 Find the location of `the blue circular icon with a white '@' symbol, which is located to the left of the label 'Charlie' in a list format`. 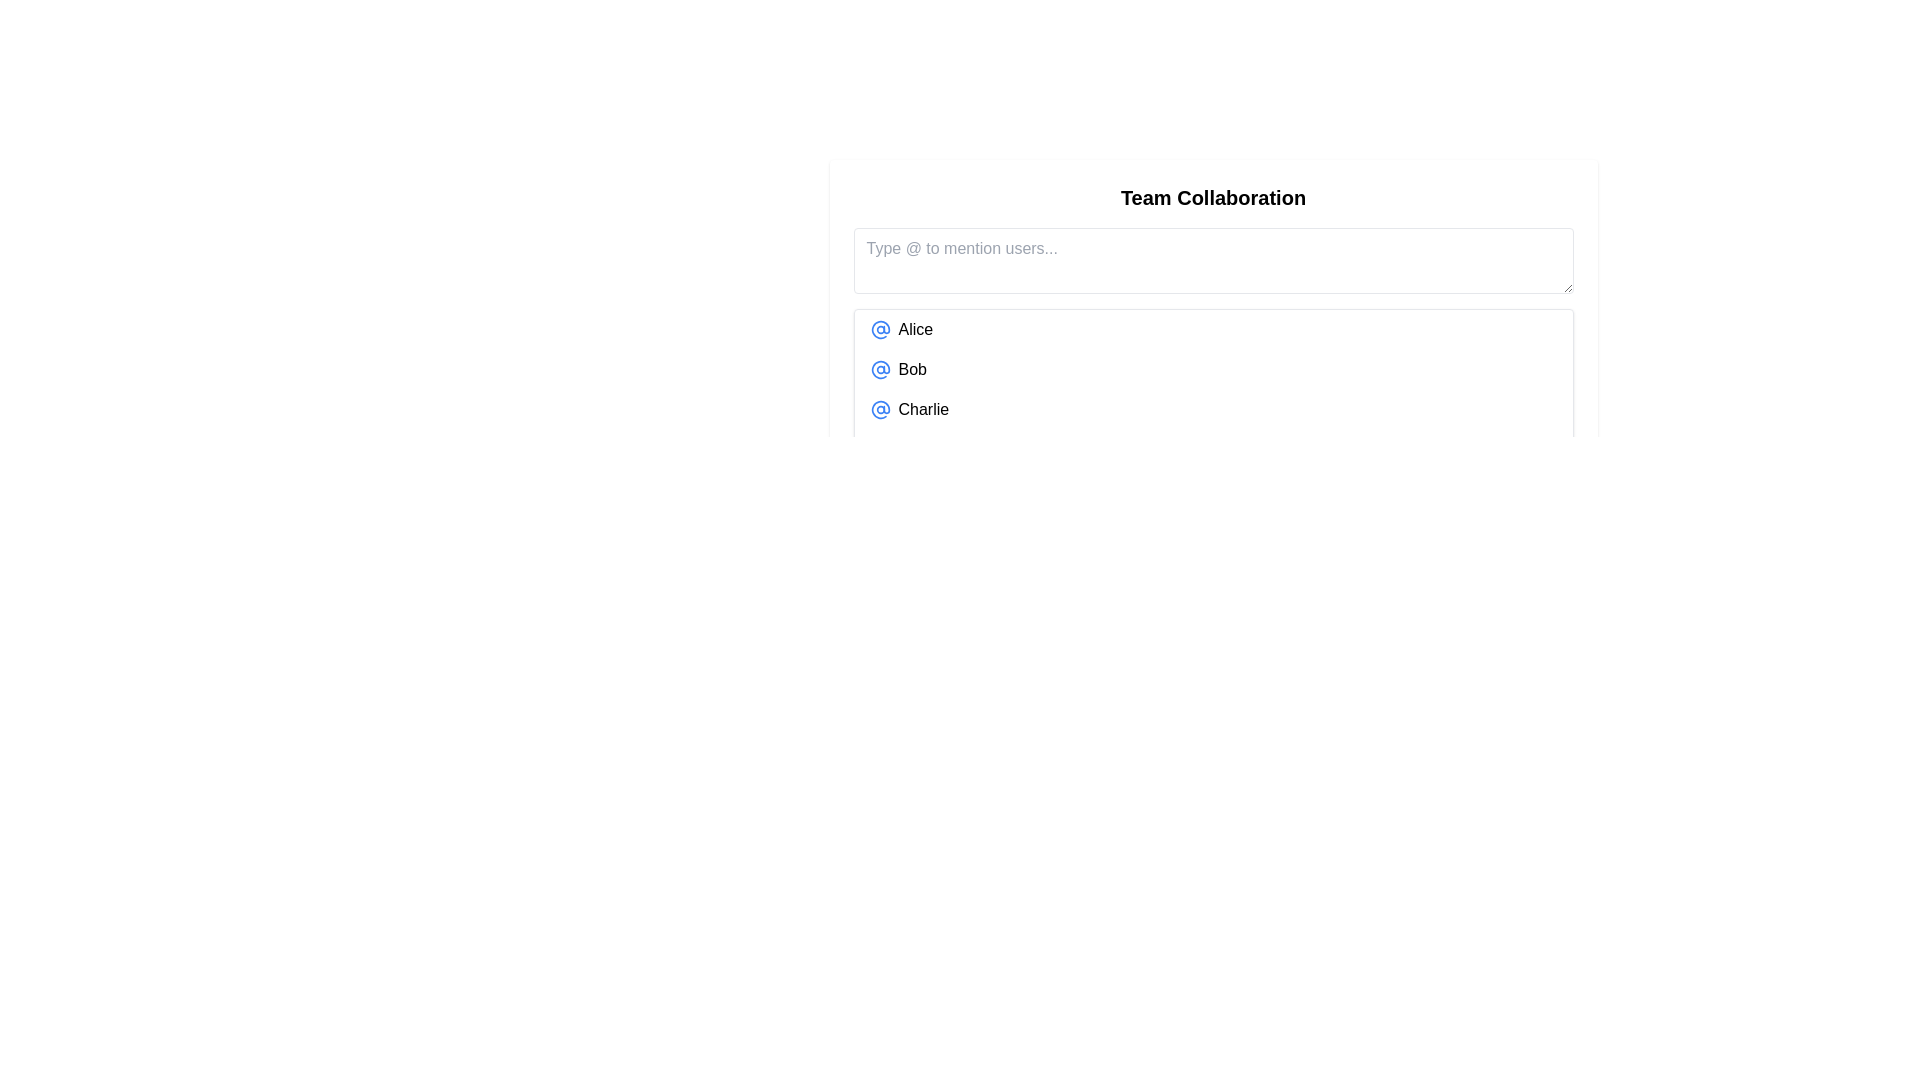

the blue circular icon with a white '@' symbol, which is located to the left of the label 'Charlie' in a list format is located at coordinates (880, 408).